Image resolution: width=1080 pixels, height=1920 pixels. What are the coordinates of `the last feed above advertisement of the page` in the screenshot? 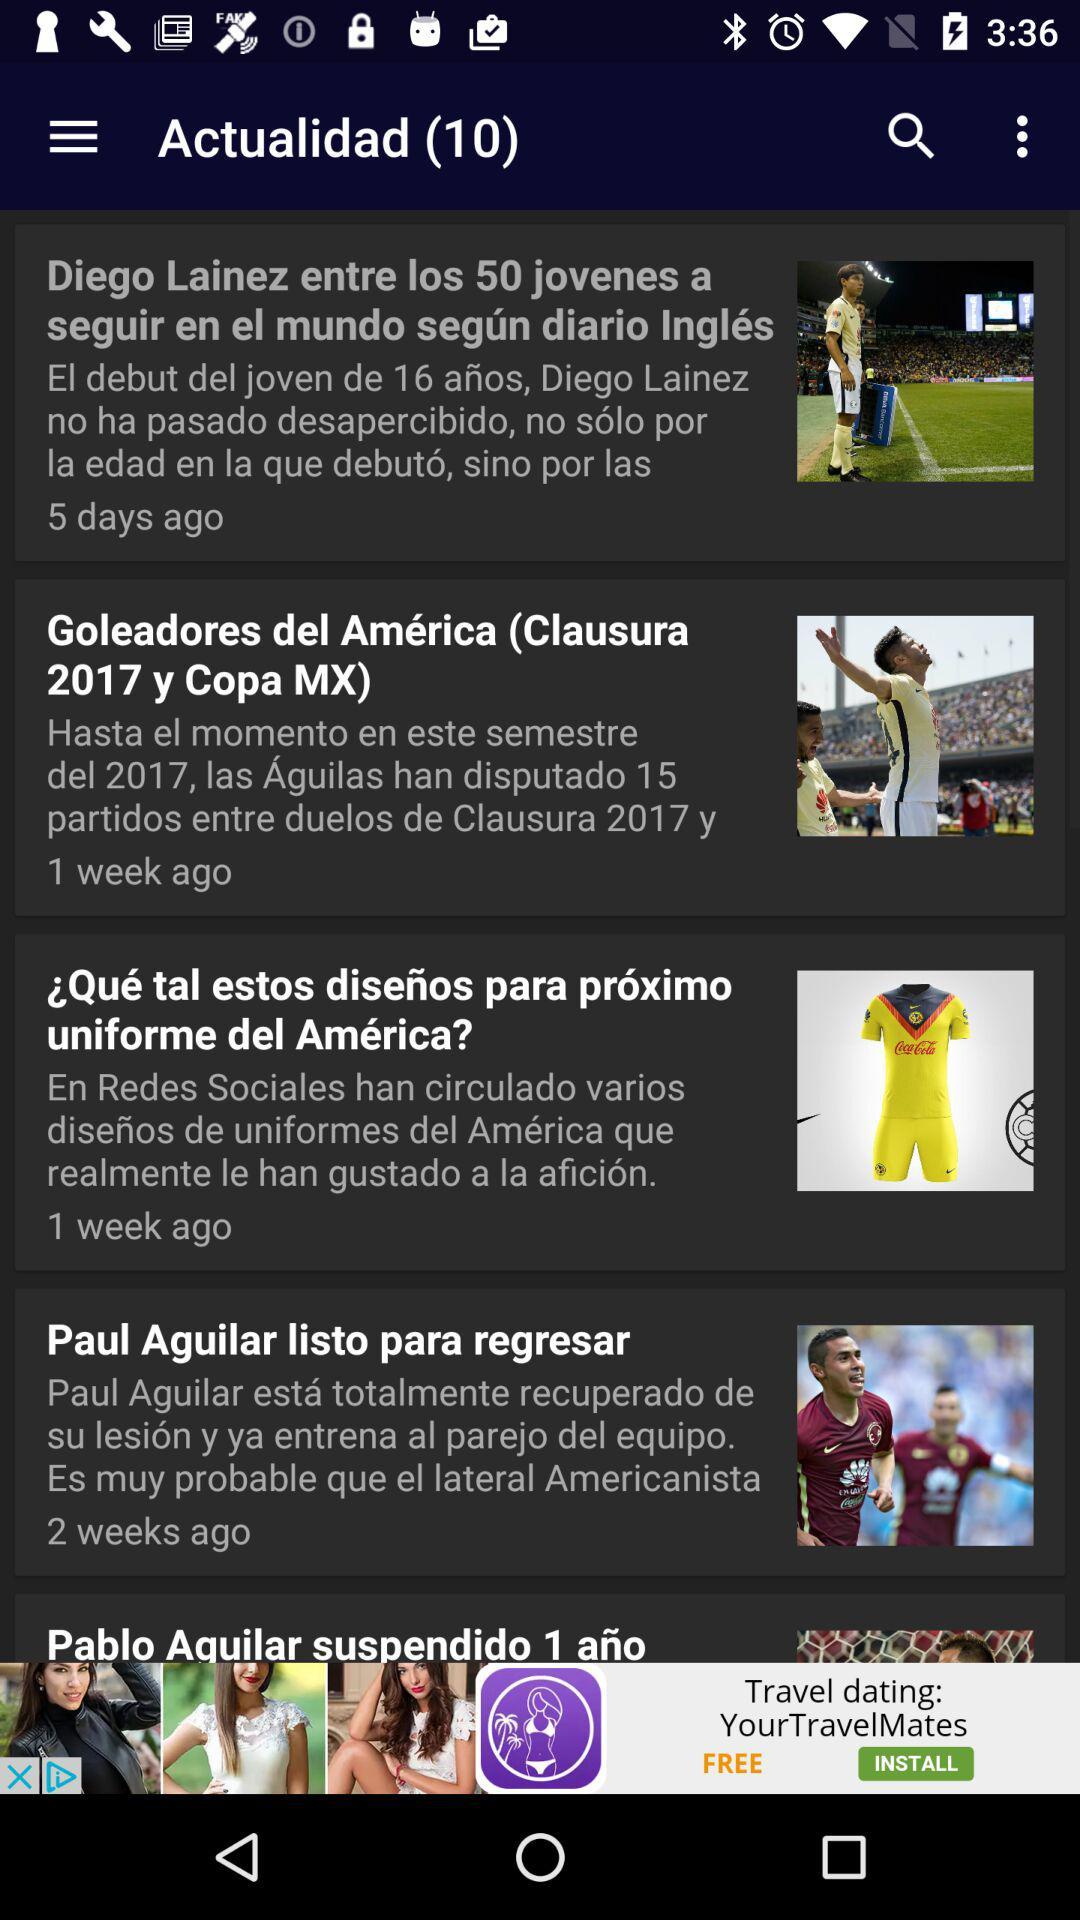 It's located at (540, 1623).